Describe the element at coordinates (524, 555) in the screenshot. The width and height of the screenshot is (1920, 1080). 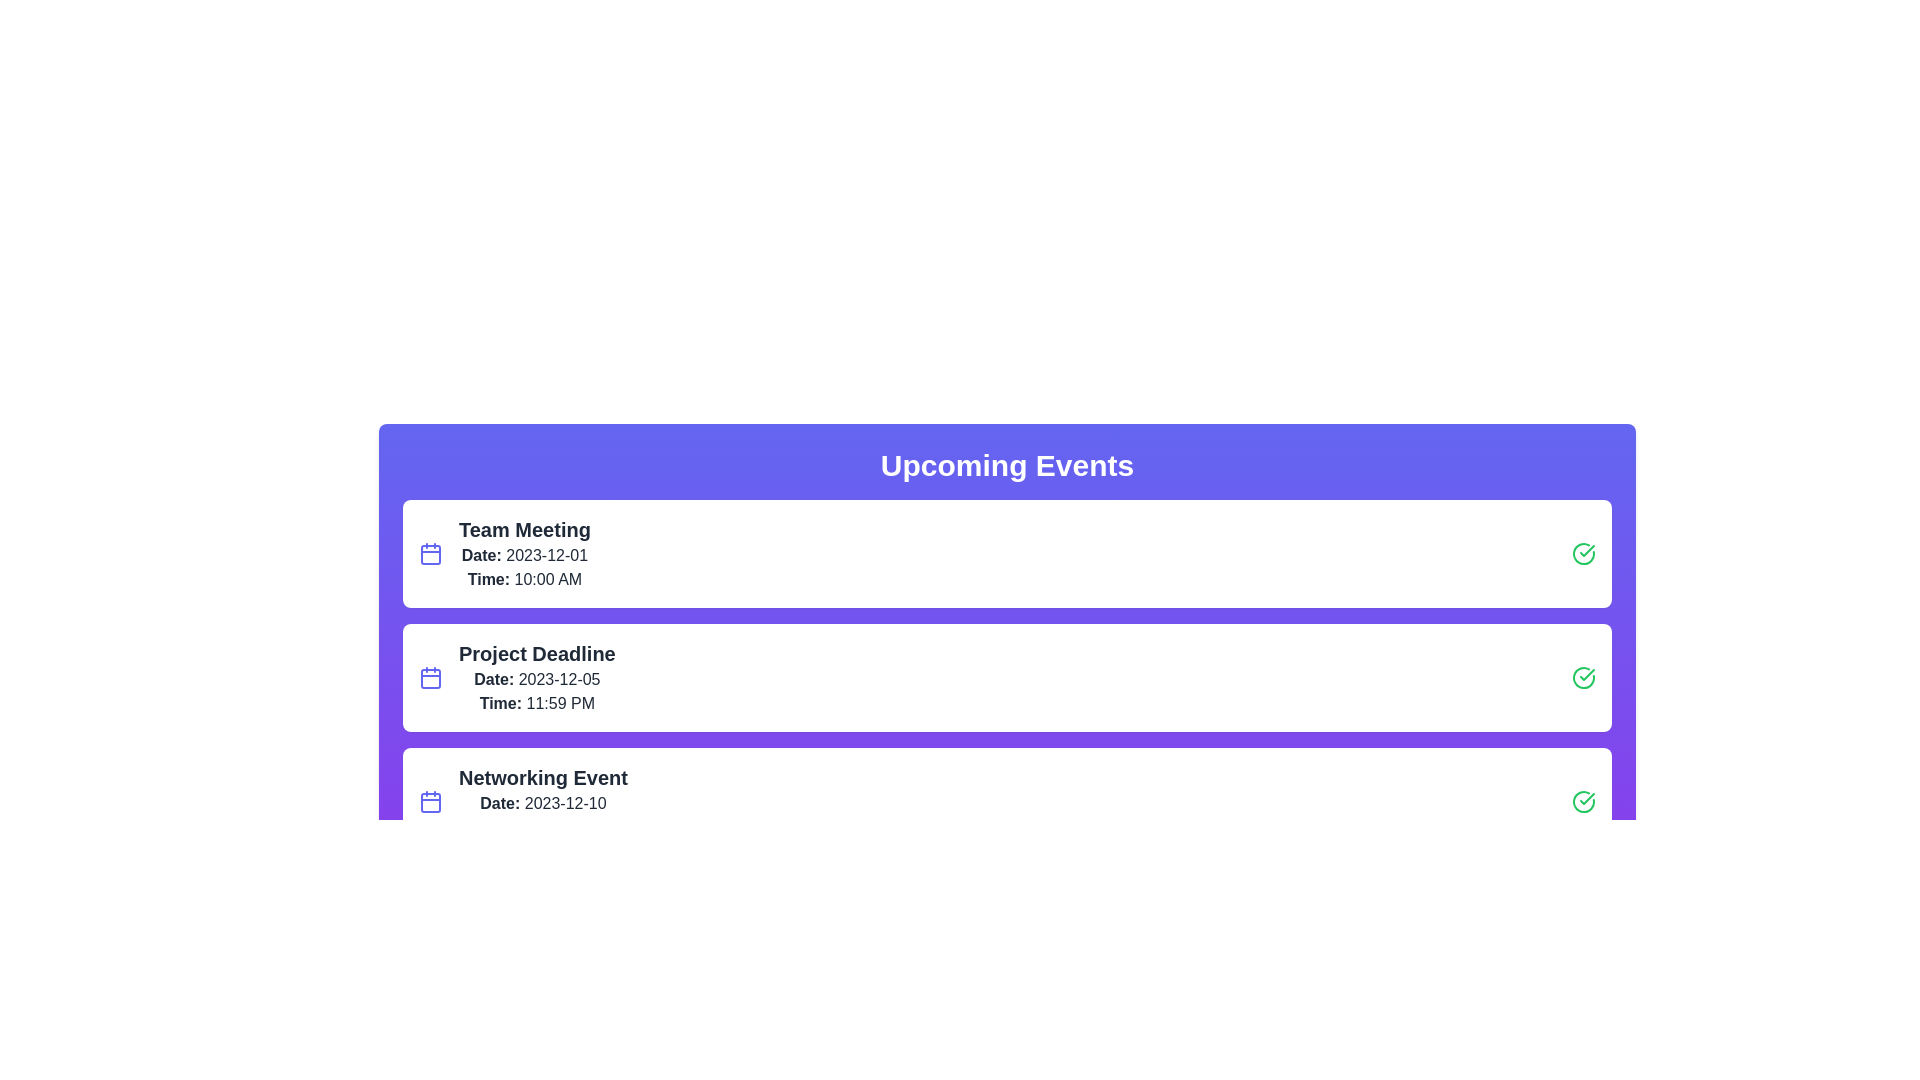
I see `the text label displaying the date for the event 'Team Meeting'` at that location.